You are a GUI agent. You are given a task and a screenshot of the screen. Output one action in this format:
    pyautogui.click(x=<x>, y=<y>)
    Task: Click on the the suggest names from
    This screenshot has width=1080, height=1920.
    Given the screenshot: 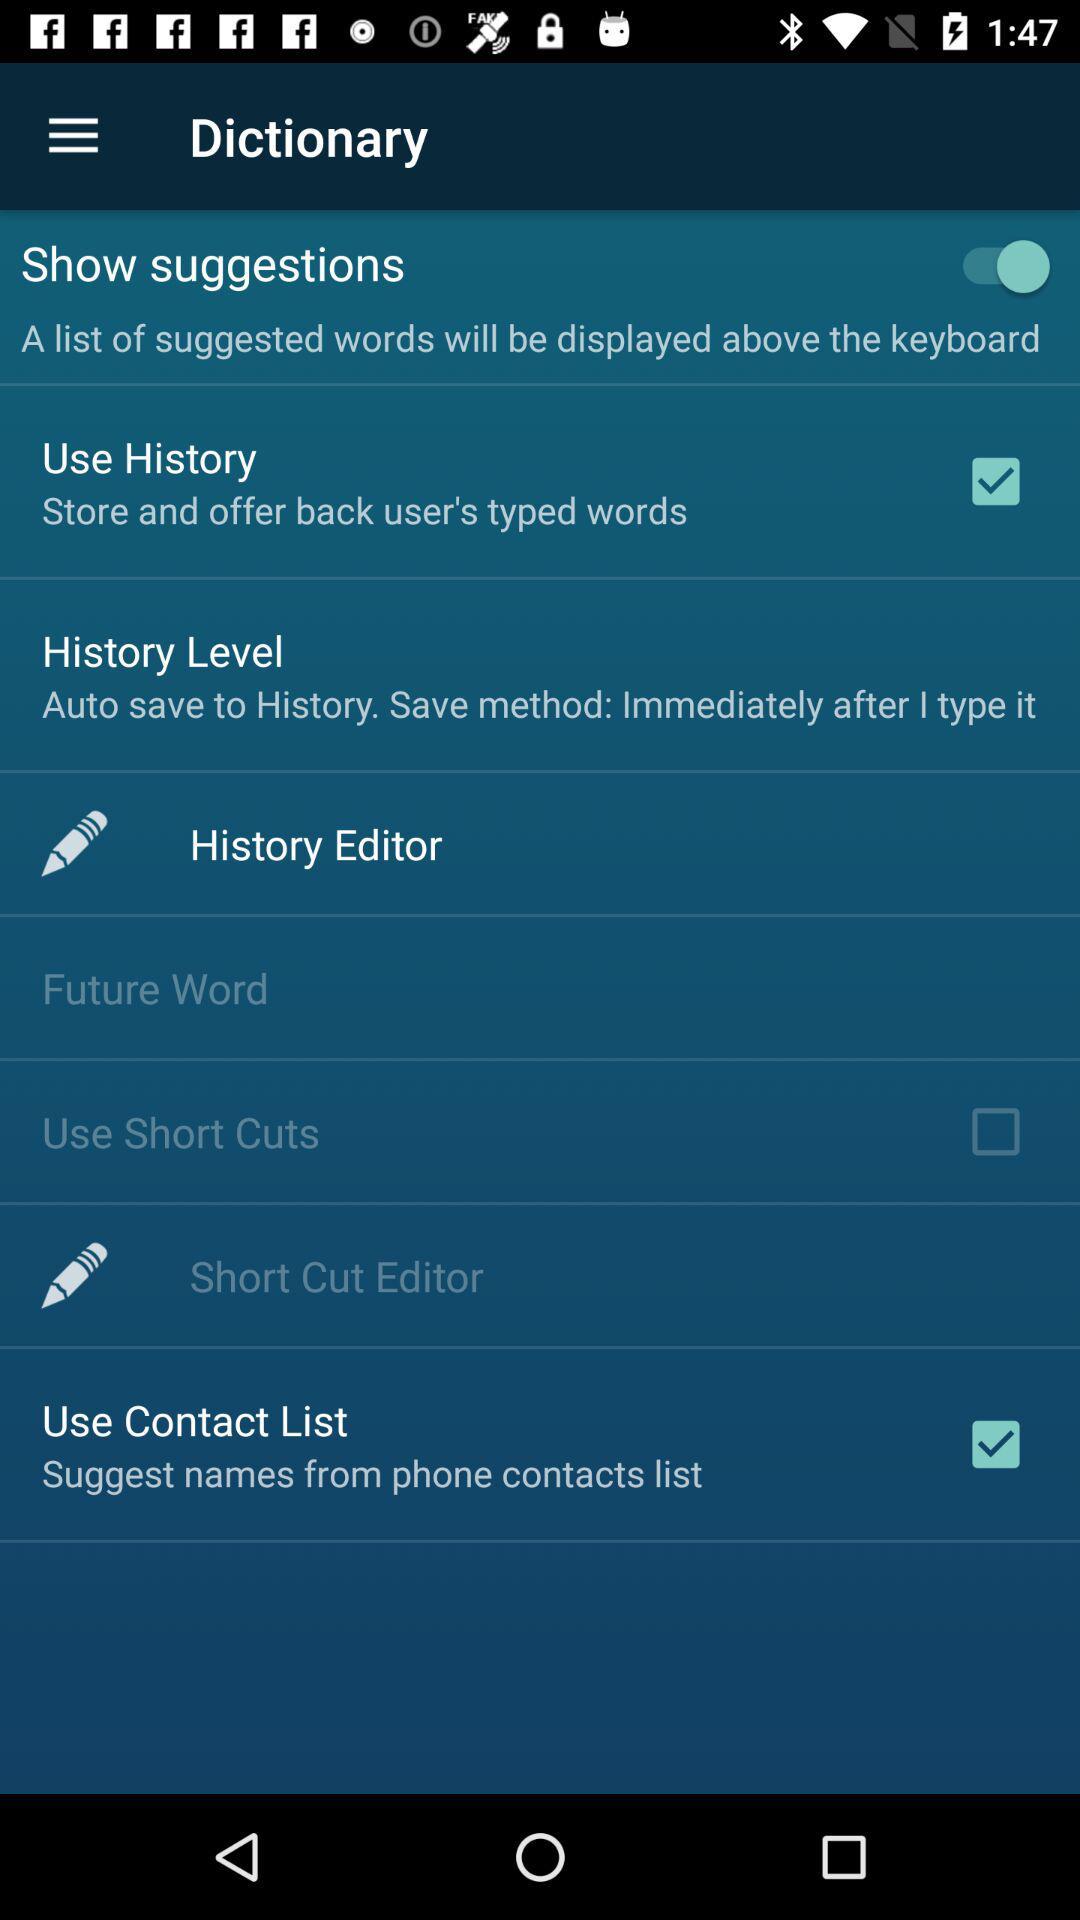 What is the action you would take?
    pyautogui.click(x=372, y=1473)
    